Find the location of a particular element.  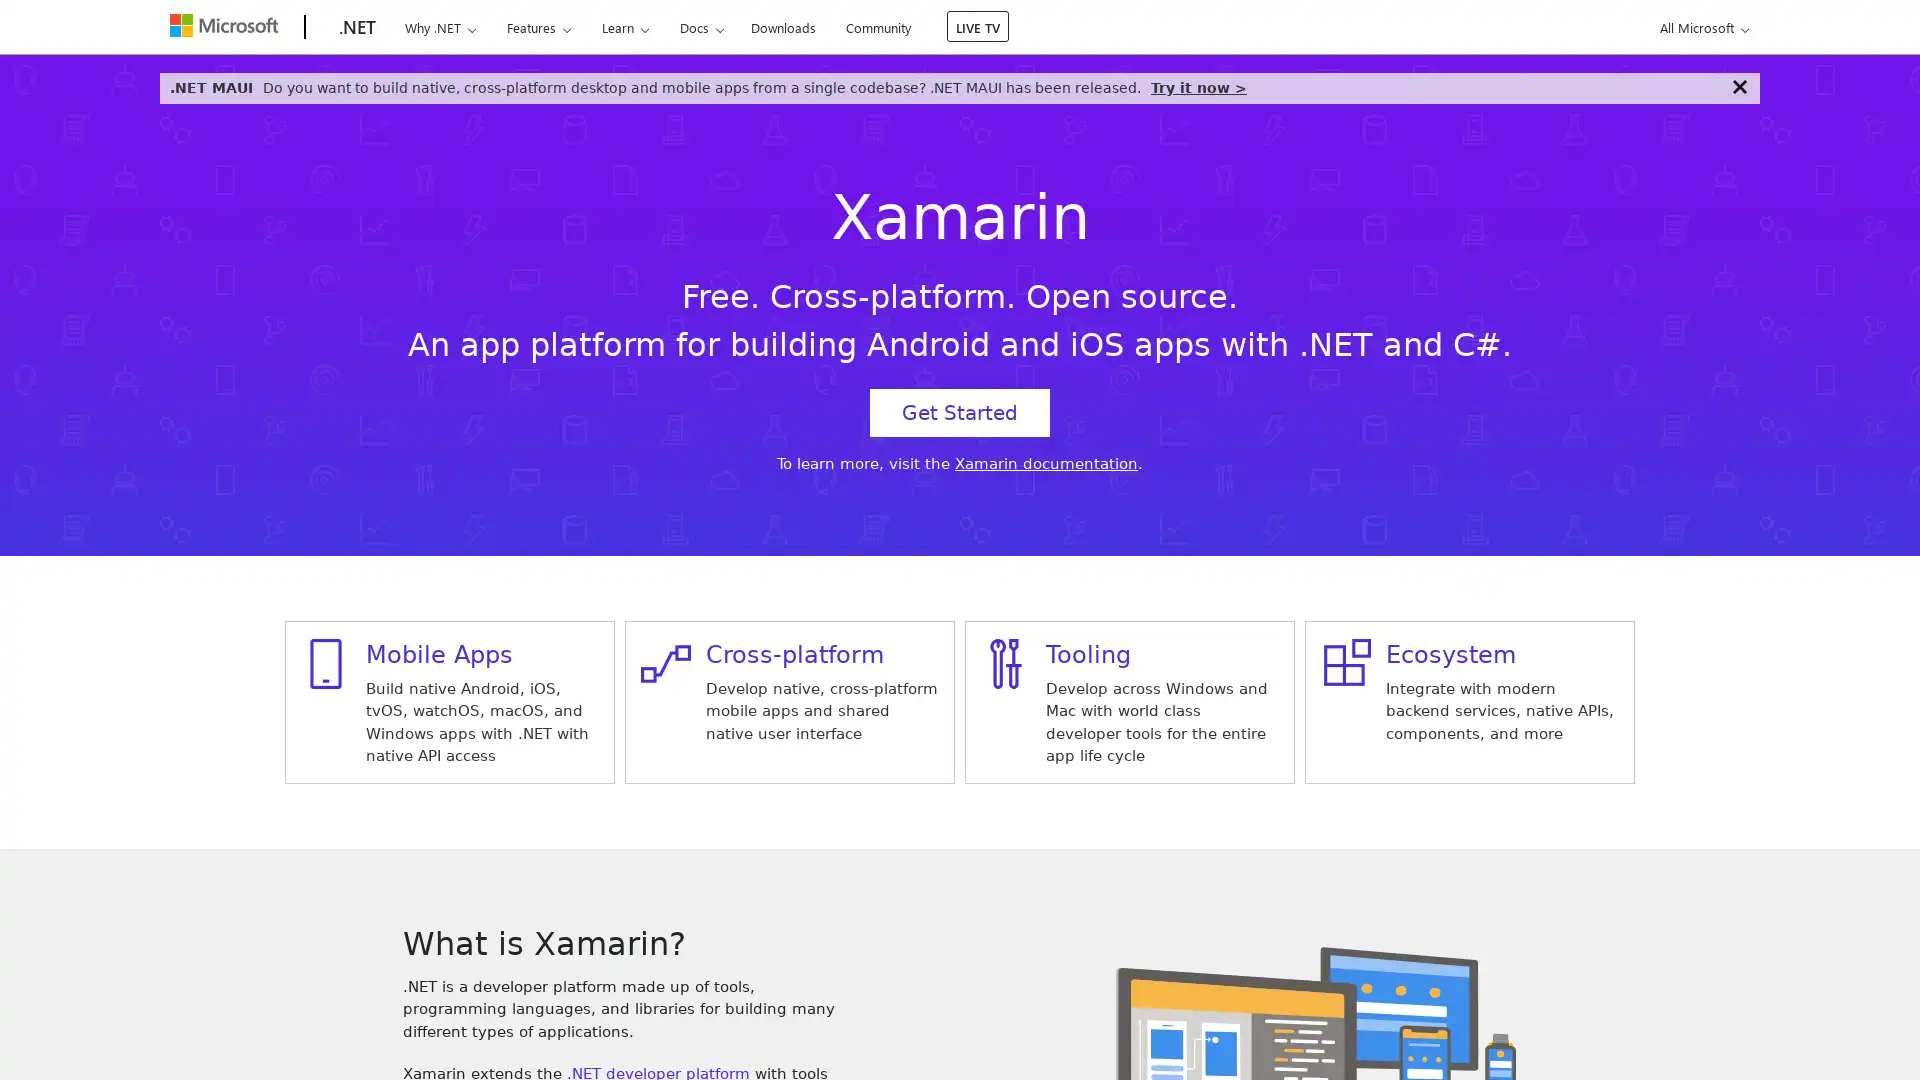

Why .NET is located at coordinates (439, 27).